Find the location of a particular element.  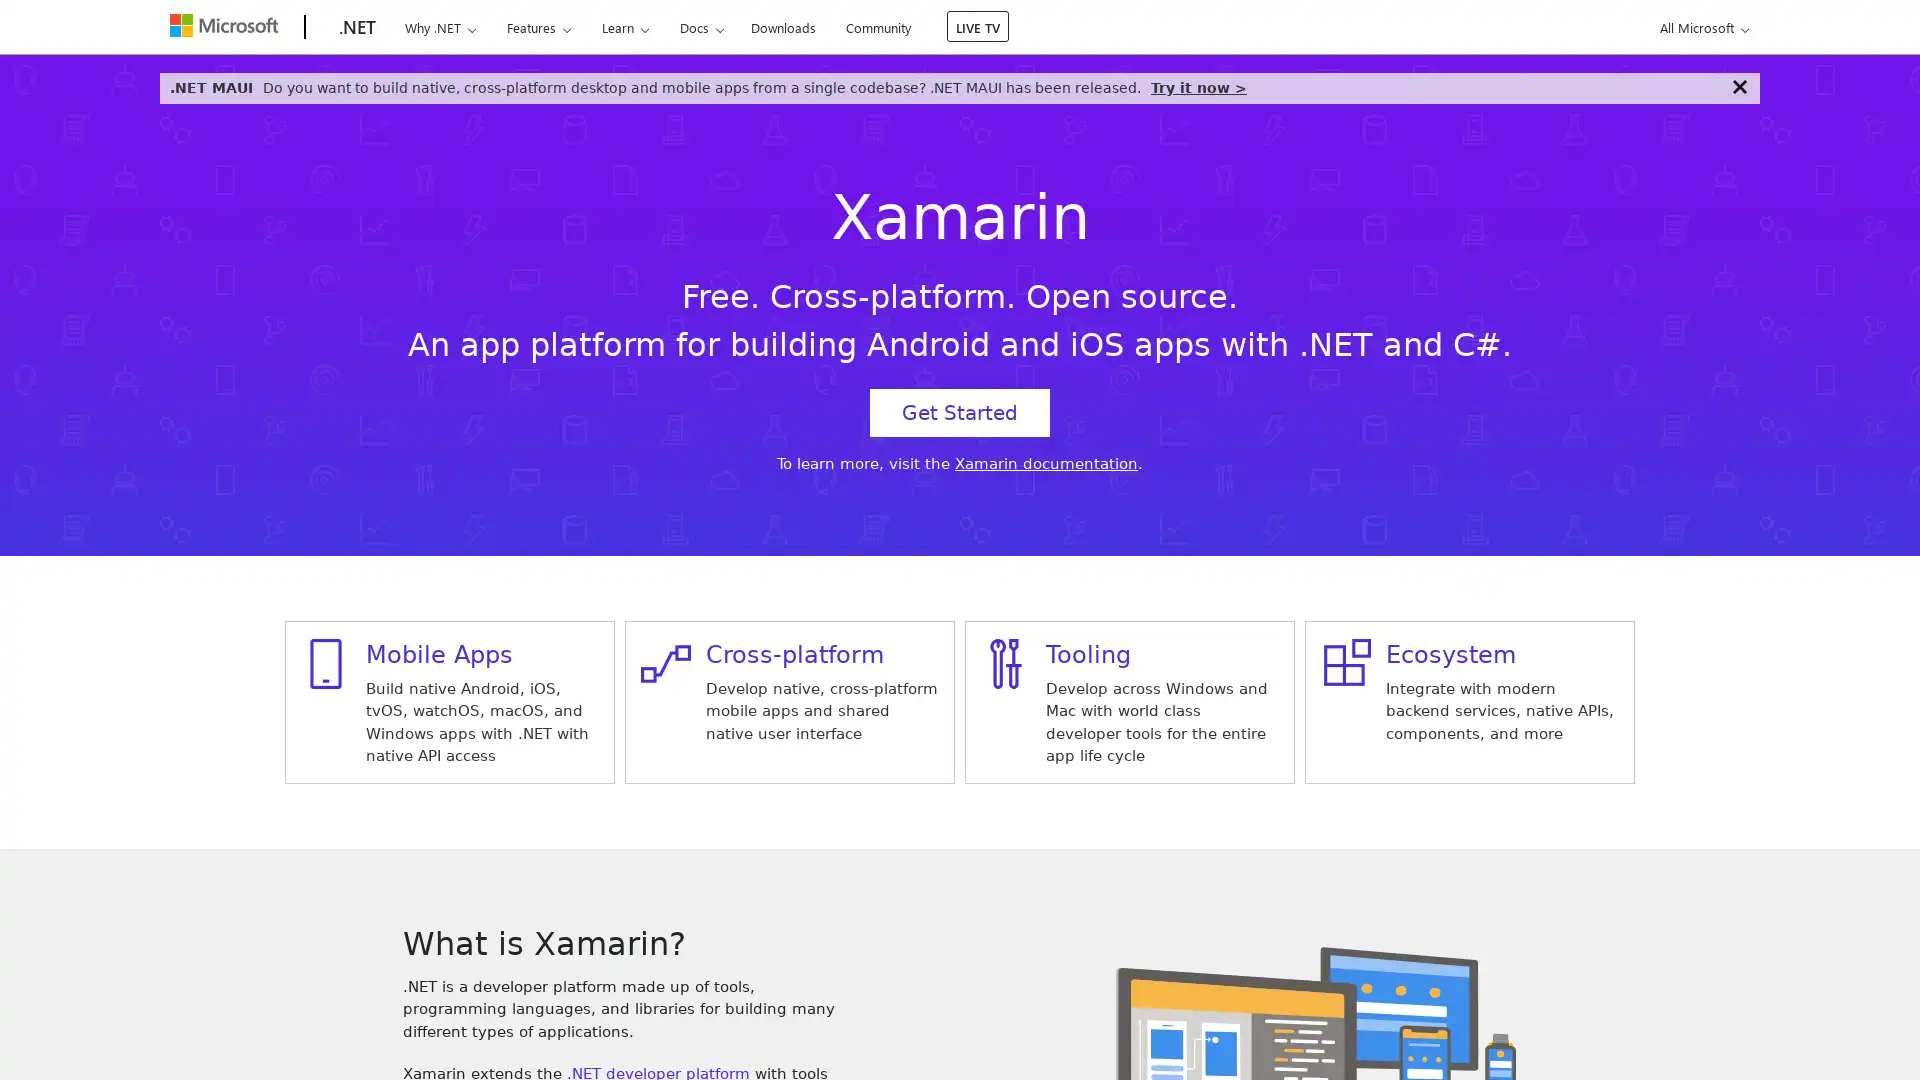

Why .NET is located at coordinates (439, 27).